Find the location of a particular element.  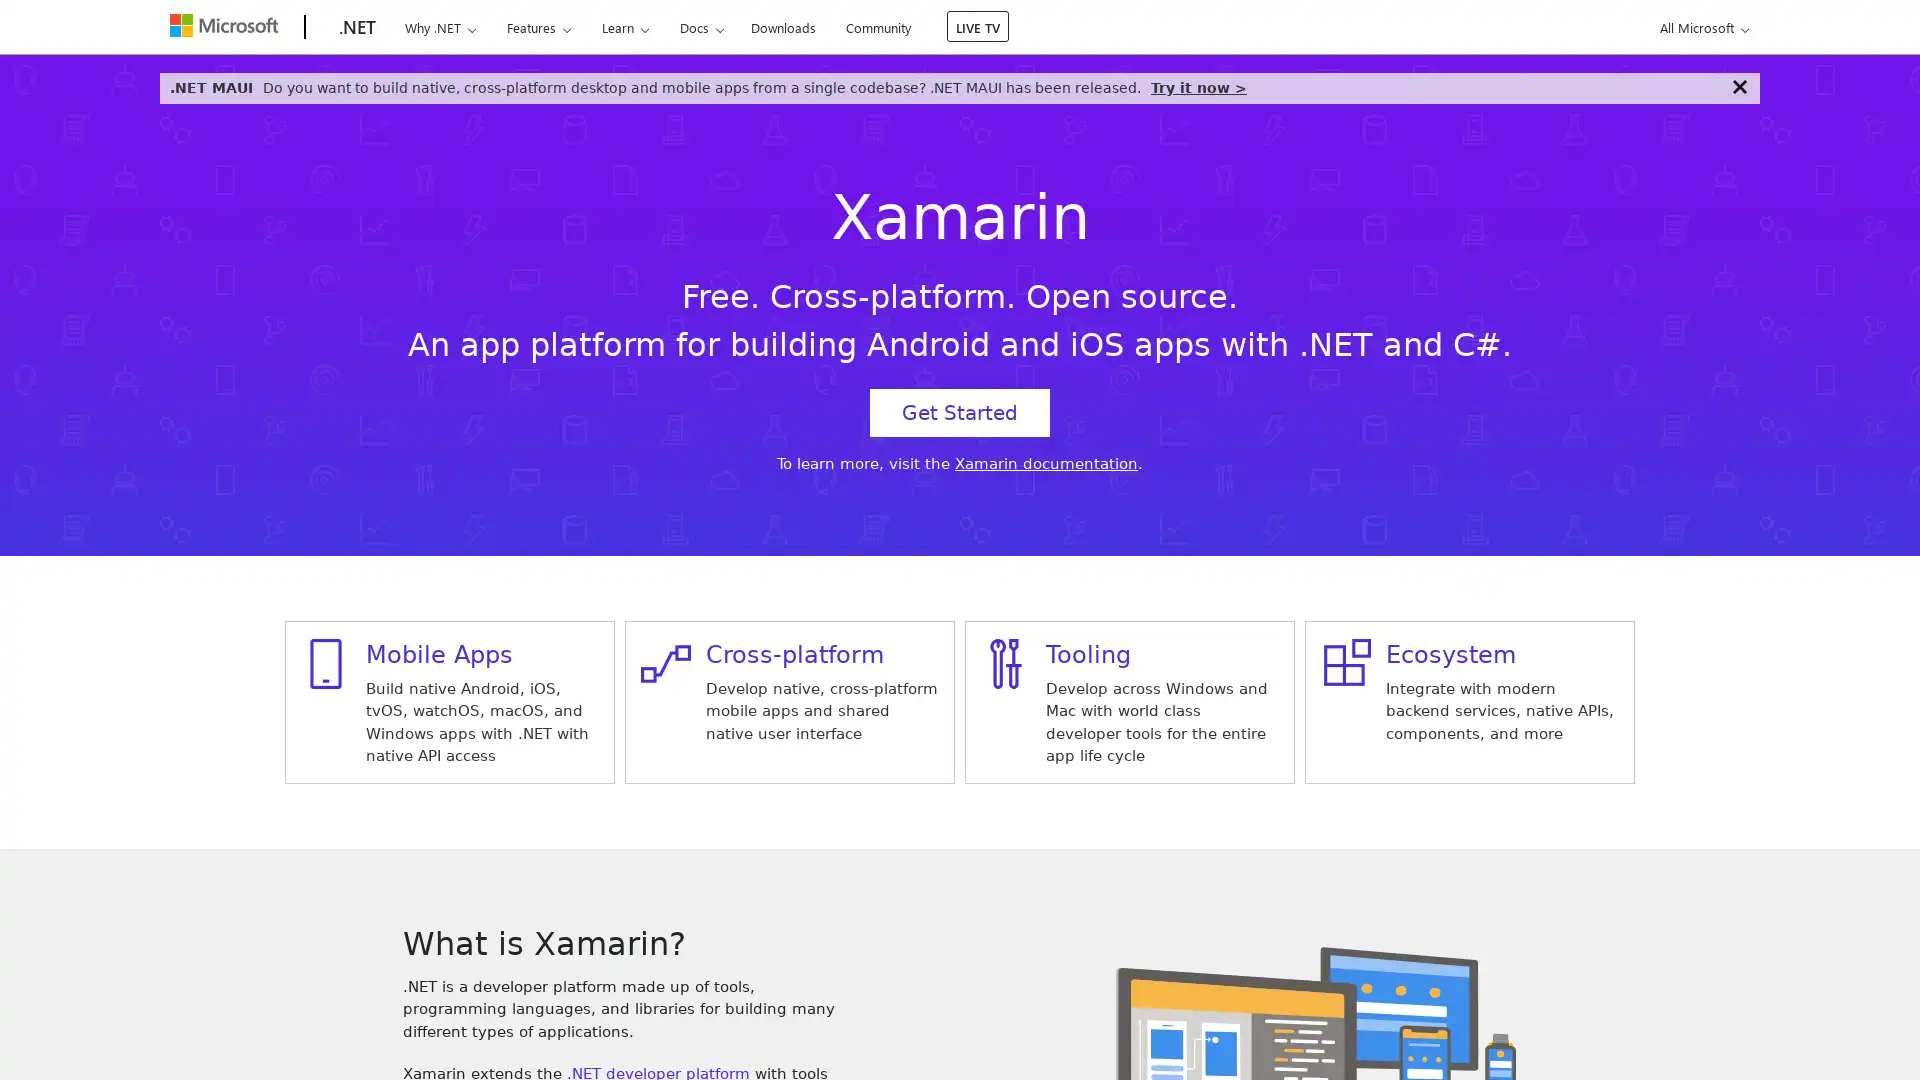

Why .NET is located at coordinates (439, 27).